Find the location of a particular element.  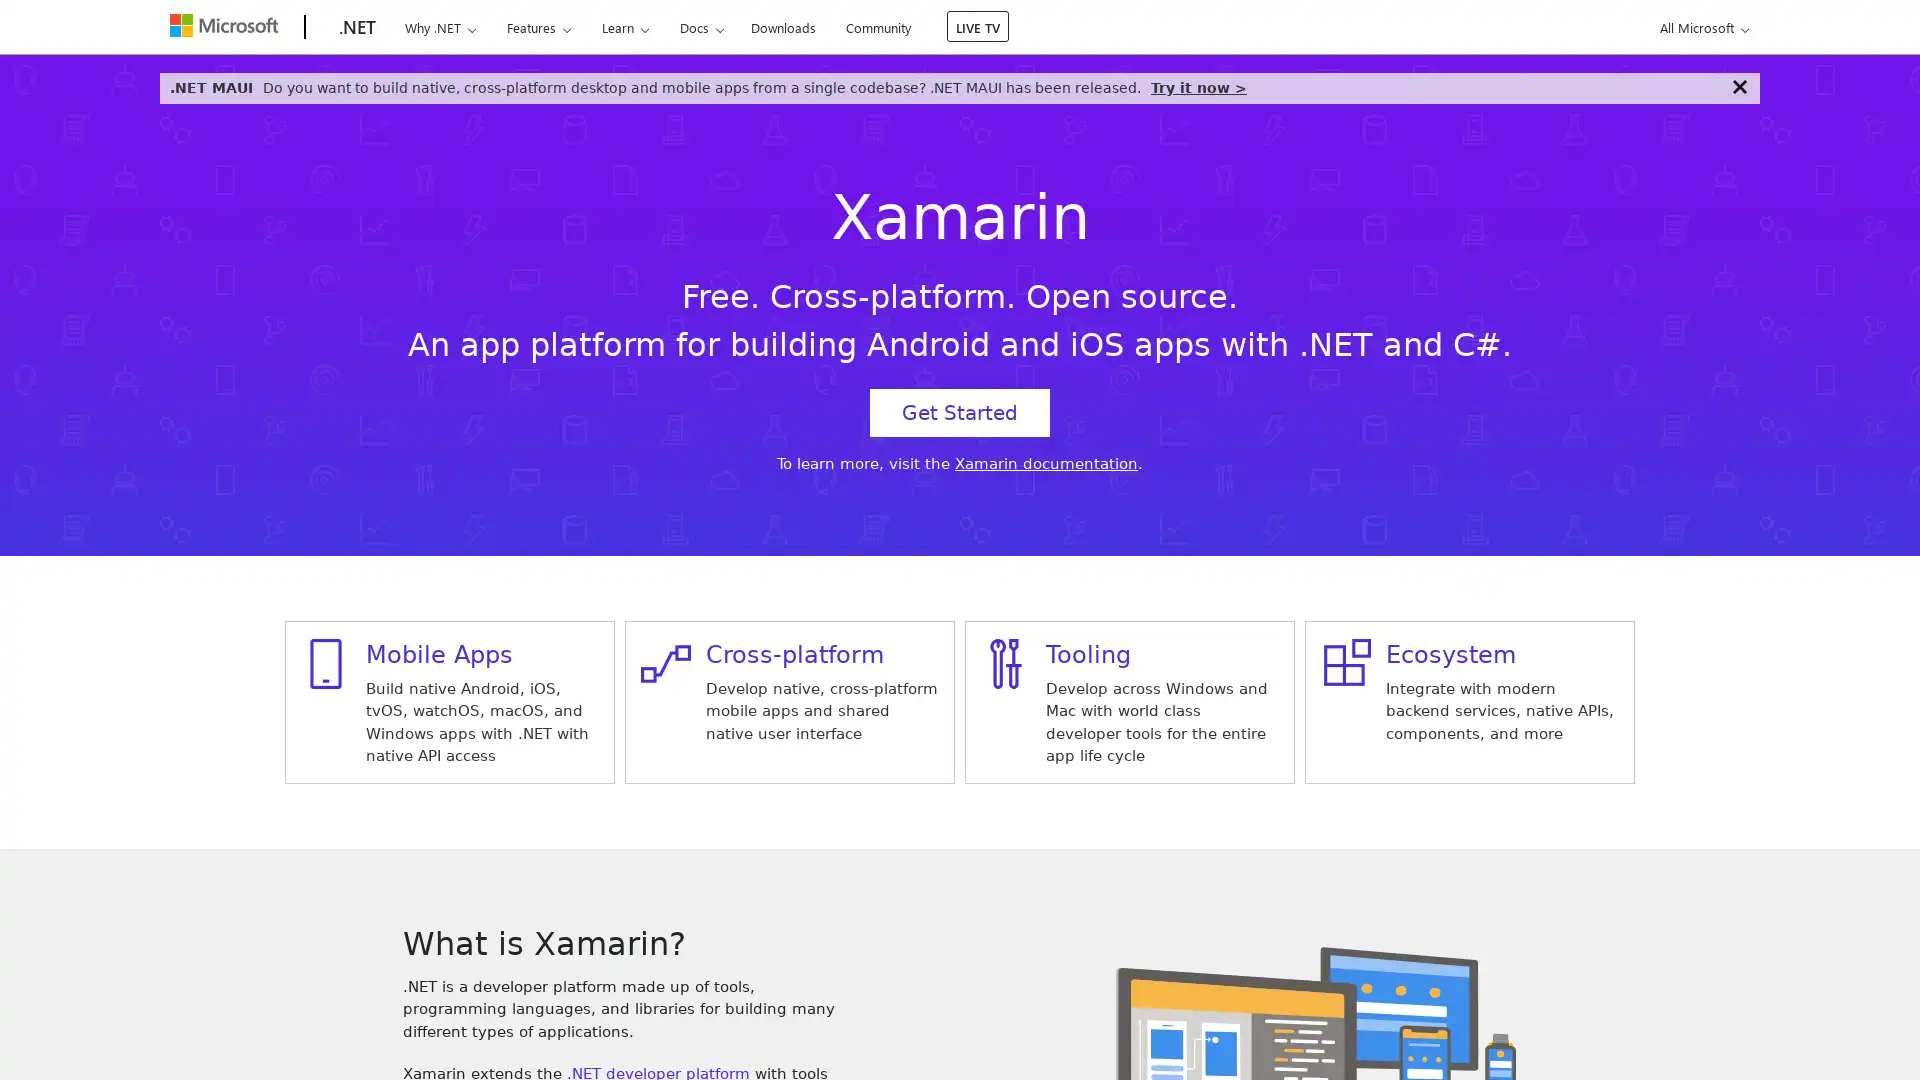

Why .NET is located at coordinates (439, 27).